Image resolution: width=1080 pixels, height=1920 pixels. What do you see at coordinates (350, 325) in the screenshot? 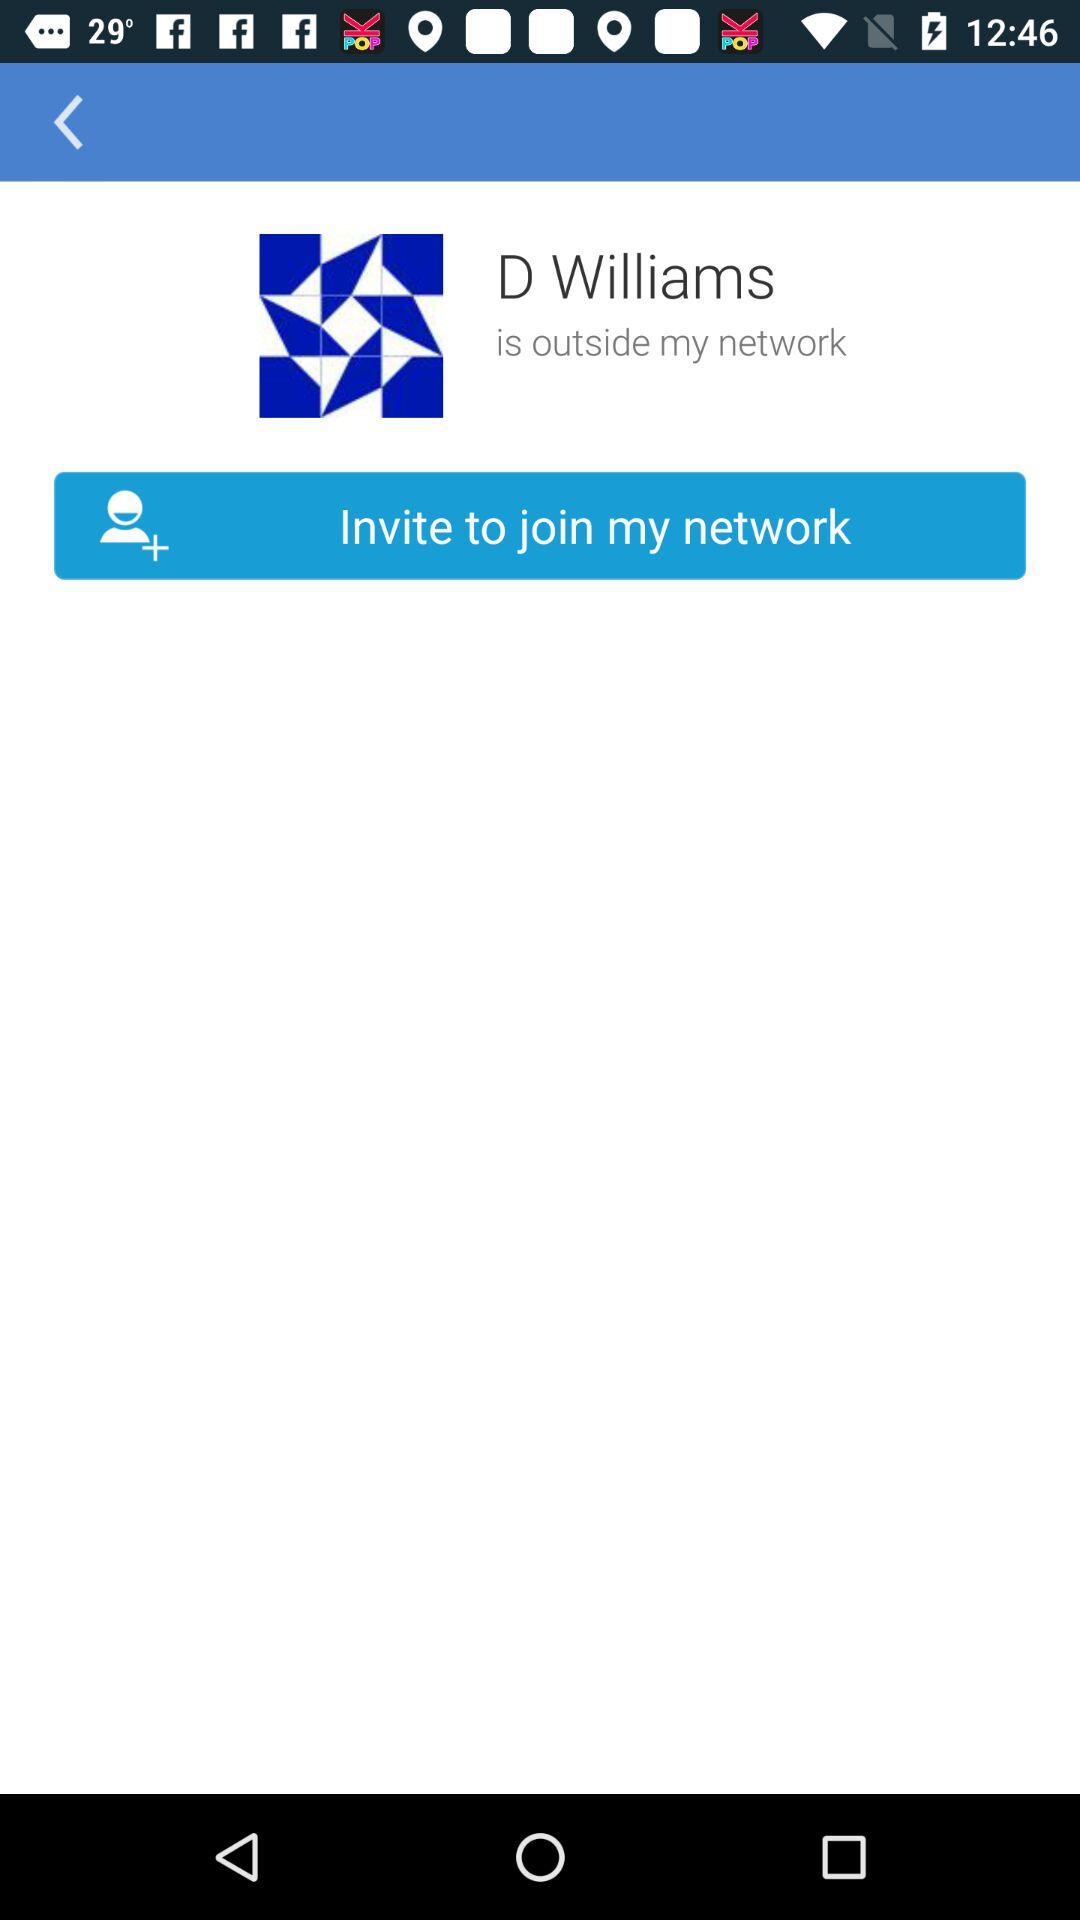
I see `the icon to the left of the d williams icon` at bounding box center [350, 325].